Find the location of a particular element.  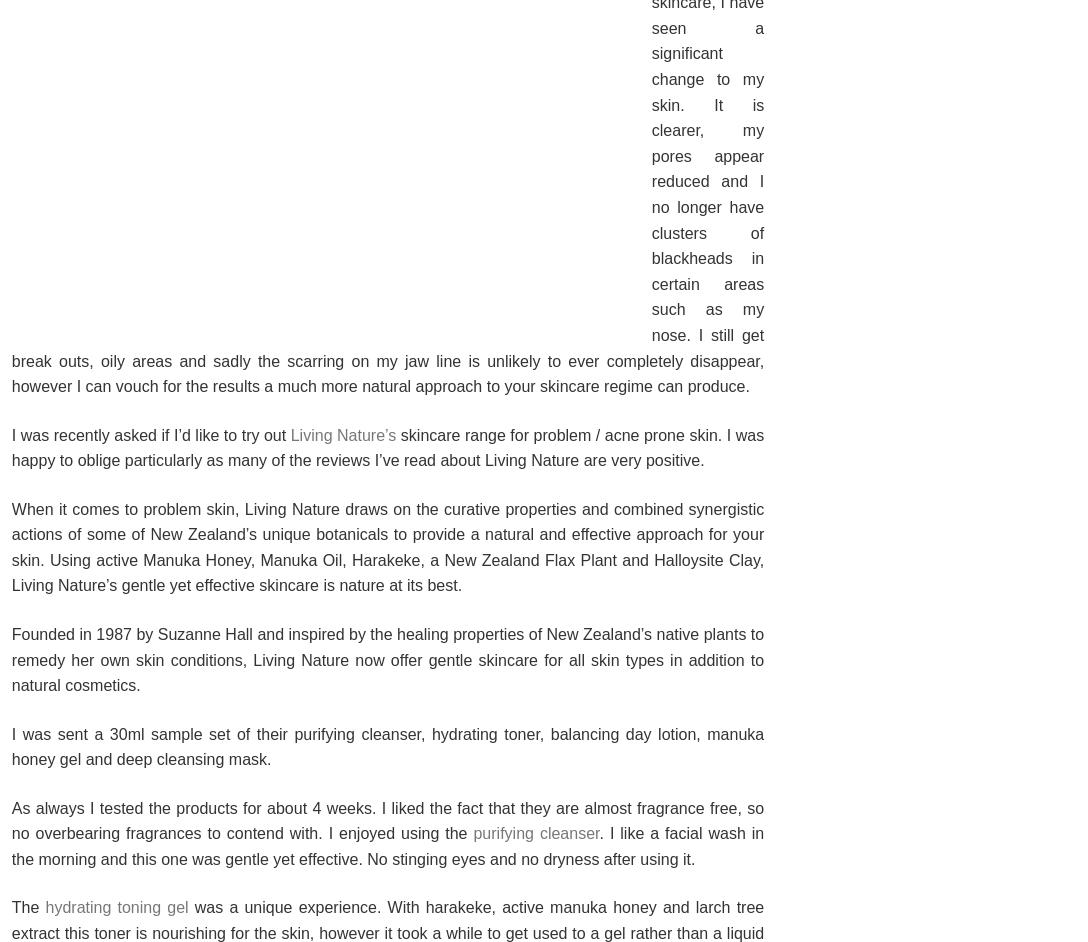

'skincare range for
problem / acne prone skin. I was happy to oblige particularly as many of the
reviews I’ve read about Living Nature are very positive.' is located at coordinates (10, 446).